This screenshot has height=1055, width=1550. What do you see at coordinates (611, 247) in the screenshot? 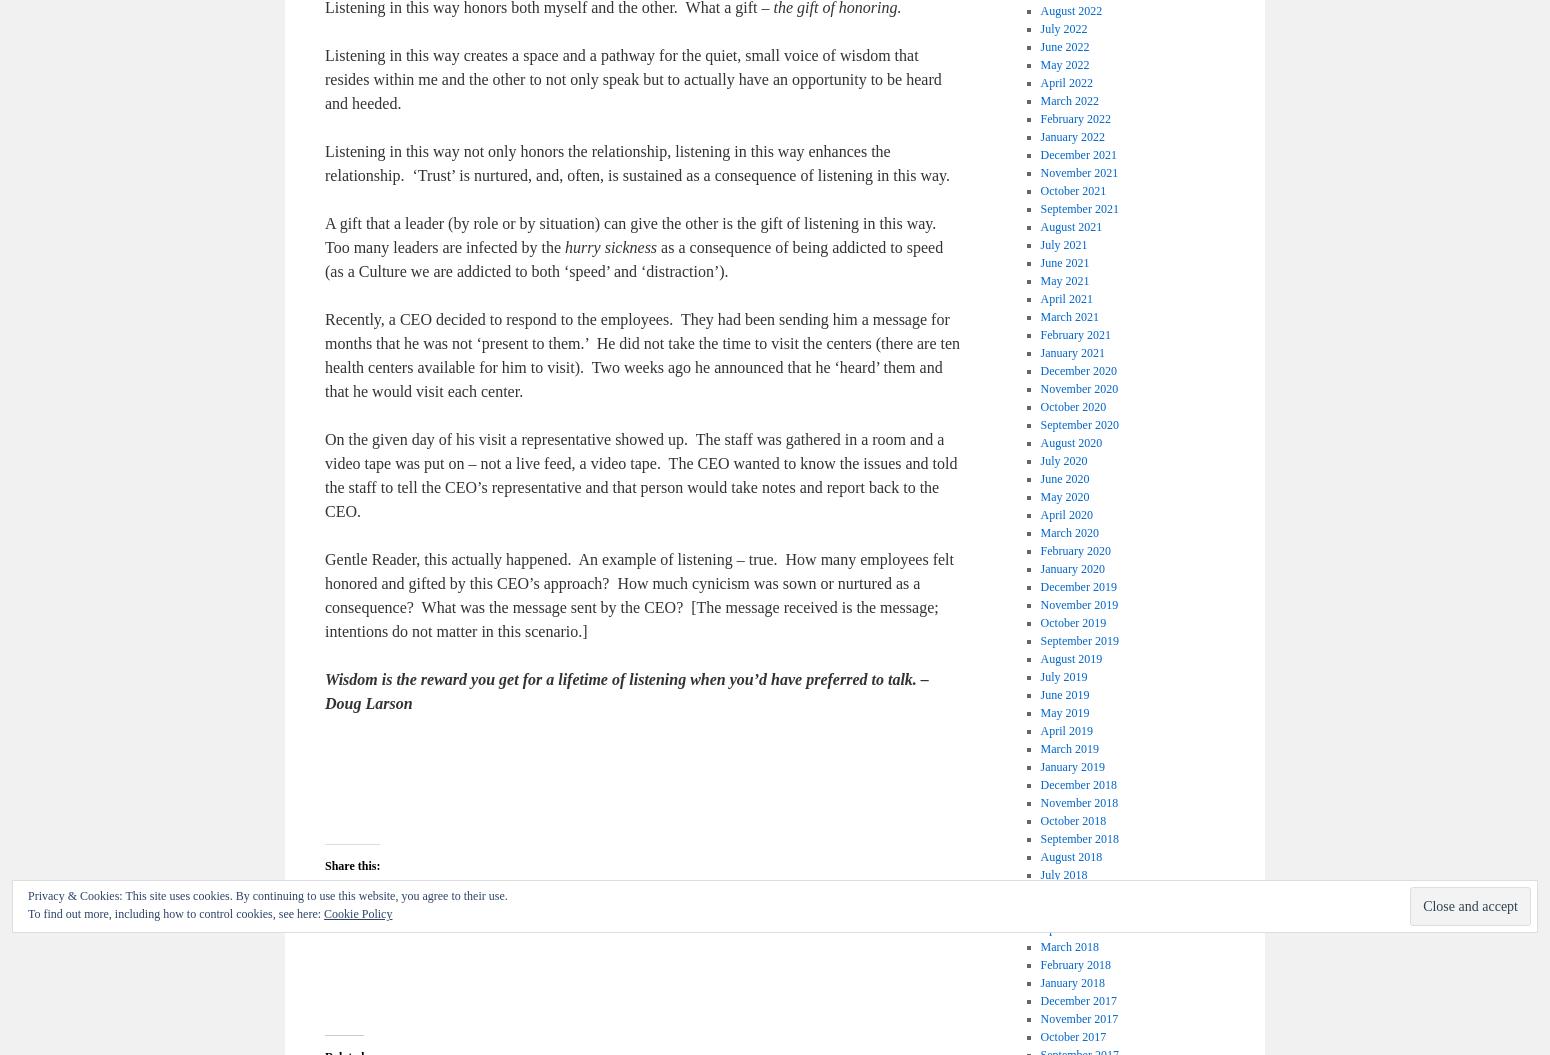
I see `'hurry sickness'` at bounding box center [611, 247].